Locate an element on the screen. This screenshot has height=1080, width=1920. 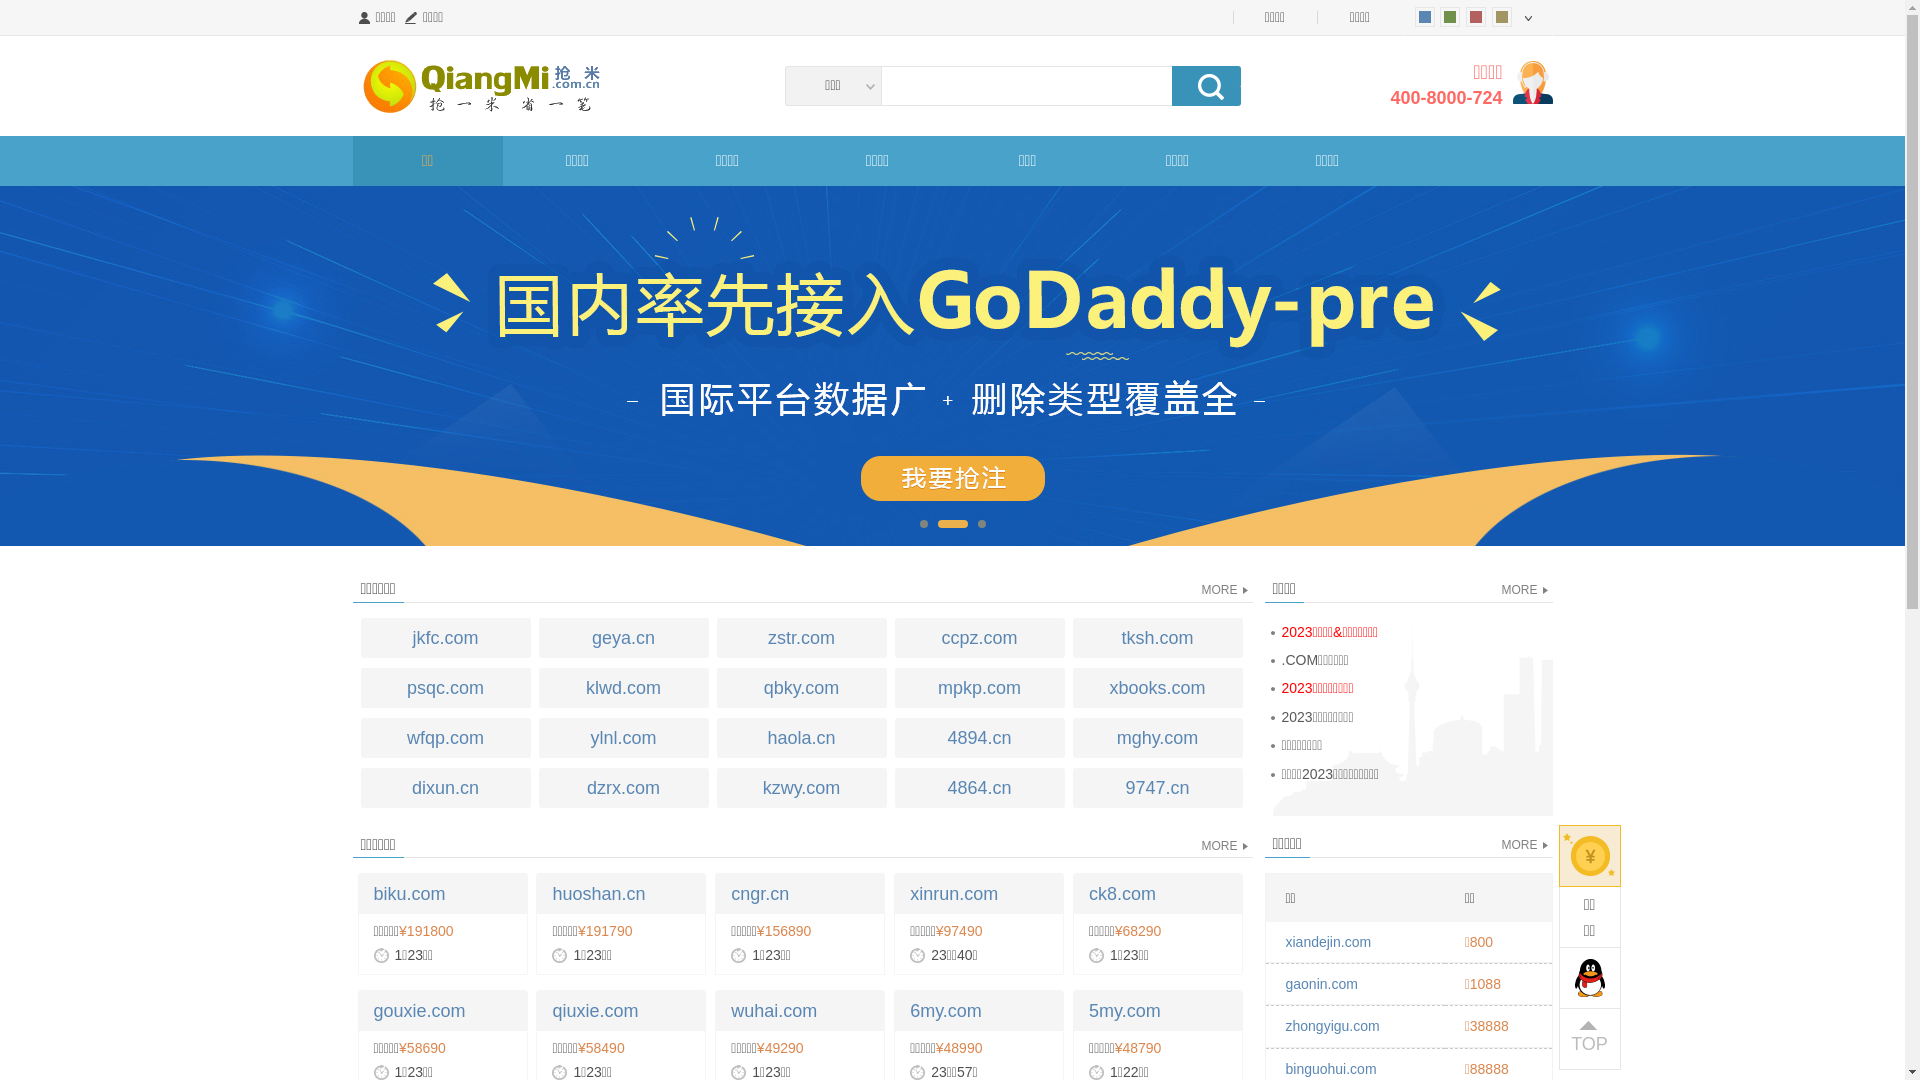
'xiandejin.com' is located at coordinates (1329, 941).